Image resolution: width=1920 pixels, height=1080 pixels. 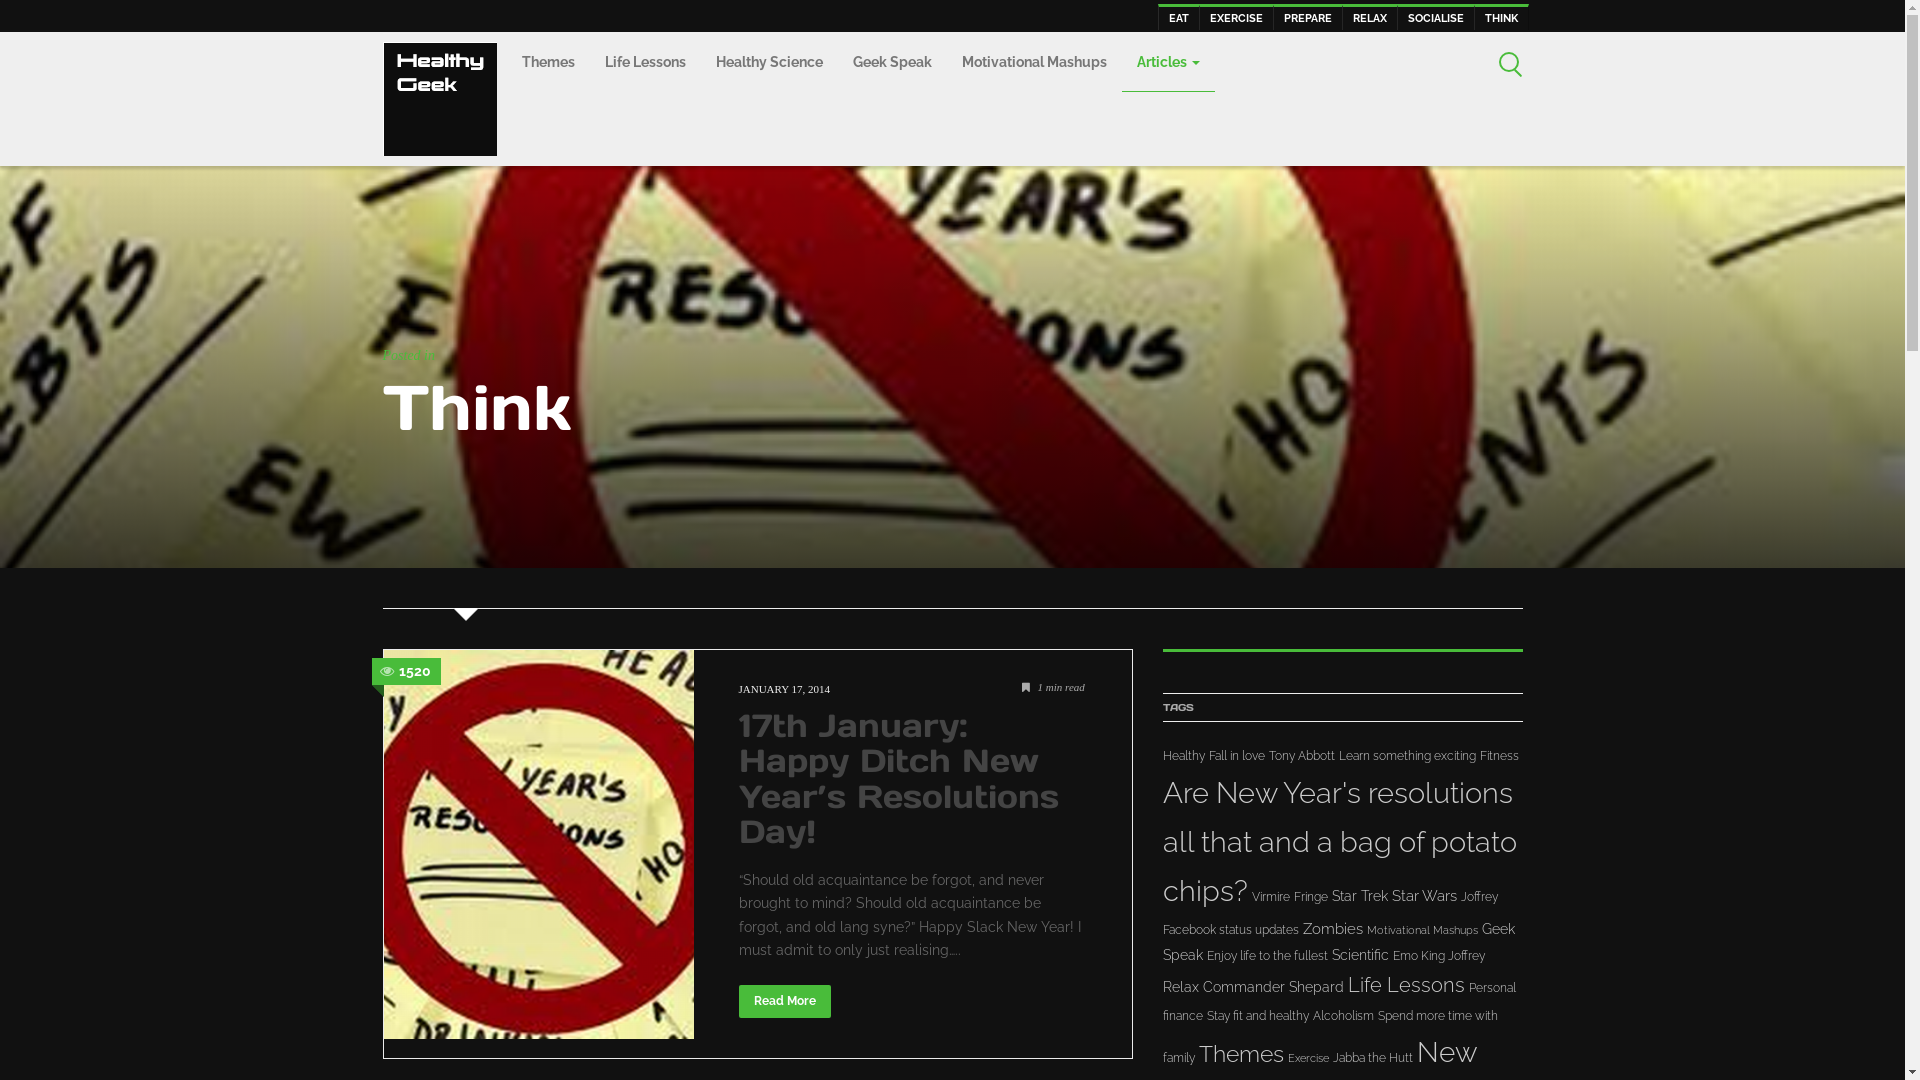 I want to click on 'Themes', so click(x=505, y=62).